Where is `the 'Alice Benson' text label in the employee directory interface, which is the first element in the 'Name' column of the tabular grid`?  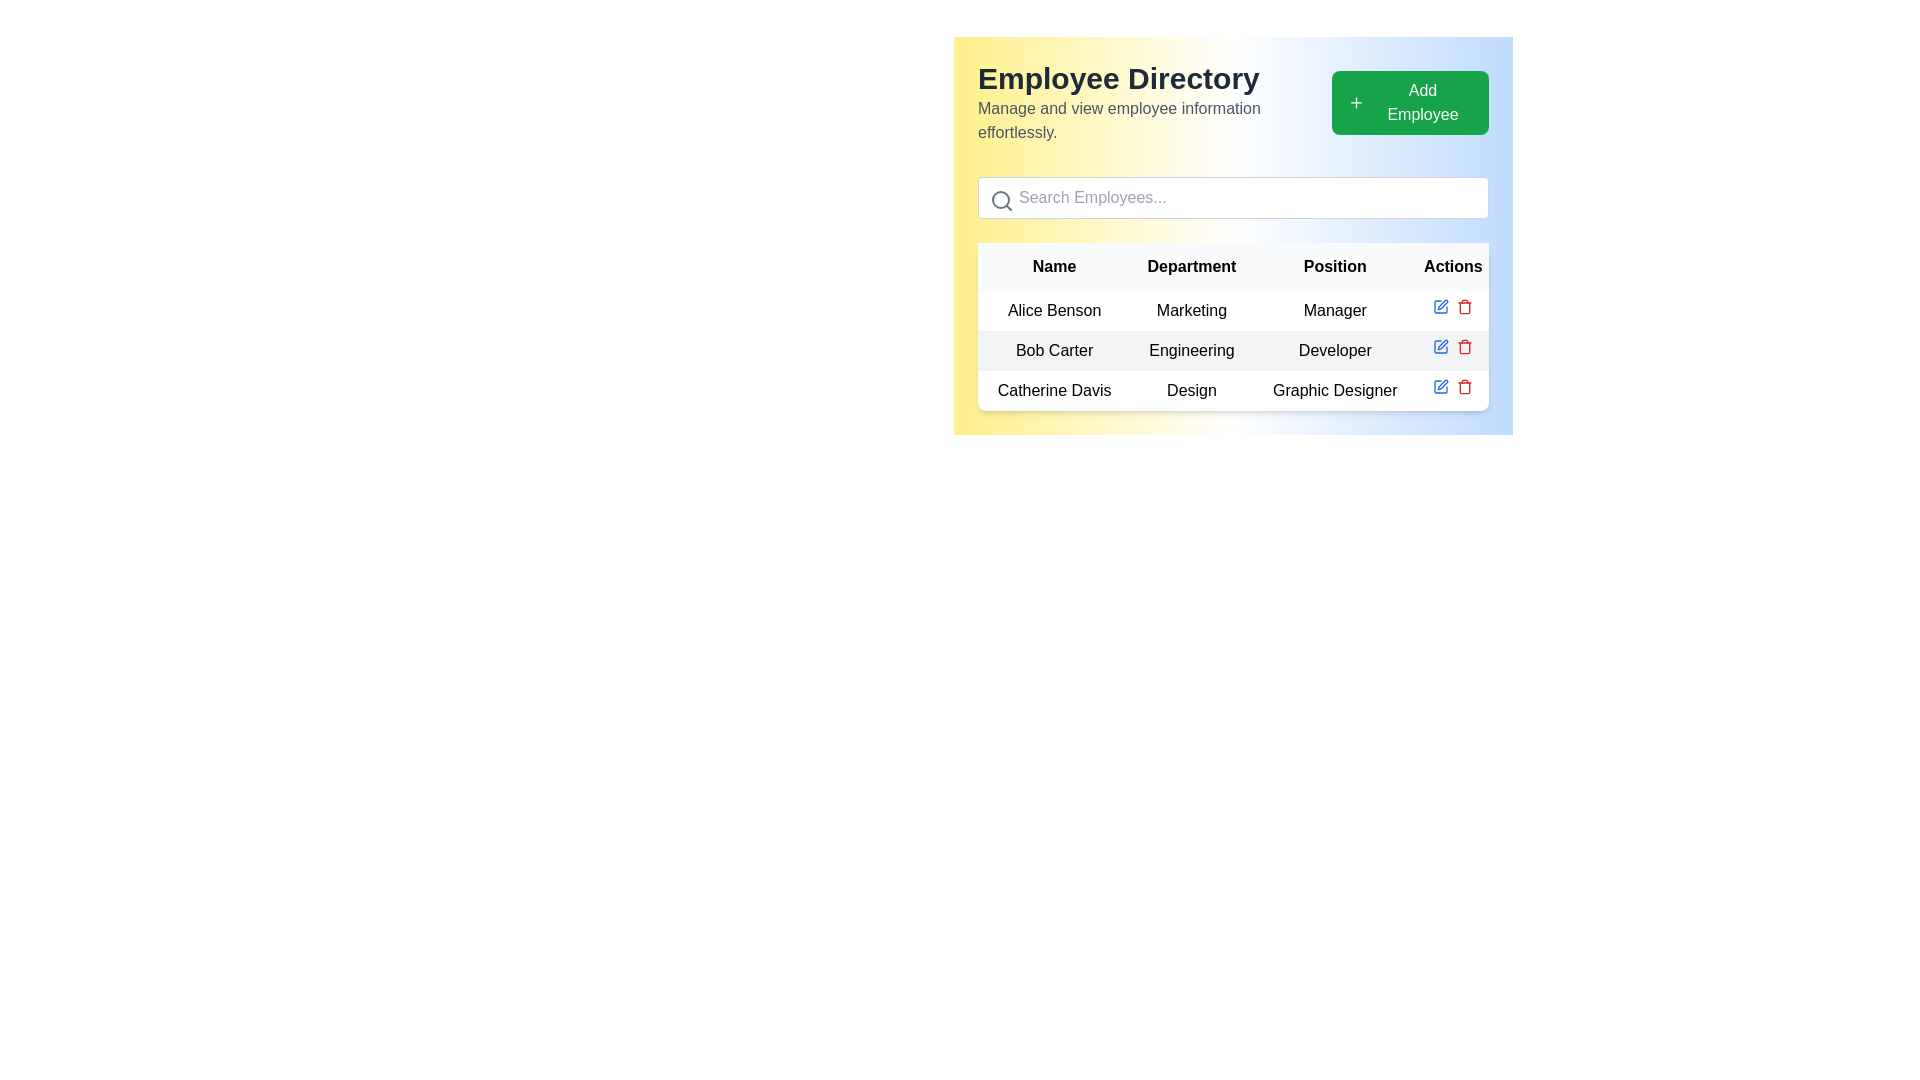 the 'Alice Benson' text label in the employee directory interface, which is the first element in the 'Name' column of the tabular grid is located at coordinates (1053, 311).